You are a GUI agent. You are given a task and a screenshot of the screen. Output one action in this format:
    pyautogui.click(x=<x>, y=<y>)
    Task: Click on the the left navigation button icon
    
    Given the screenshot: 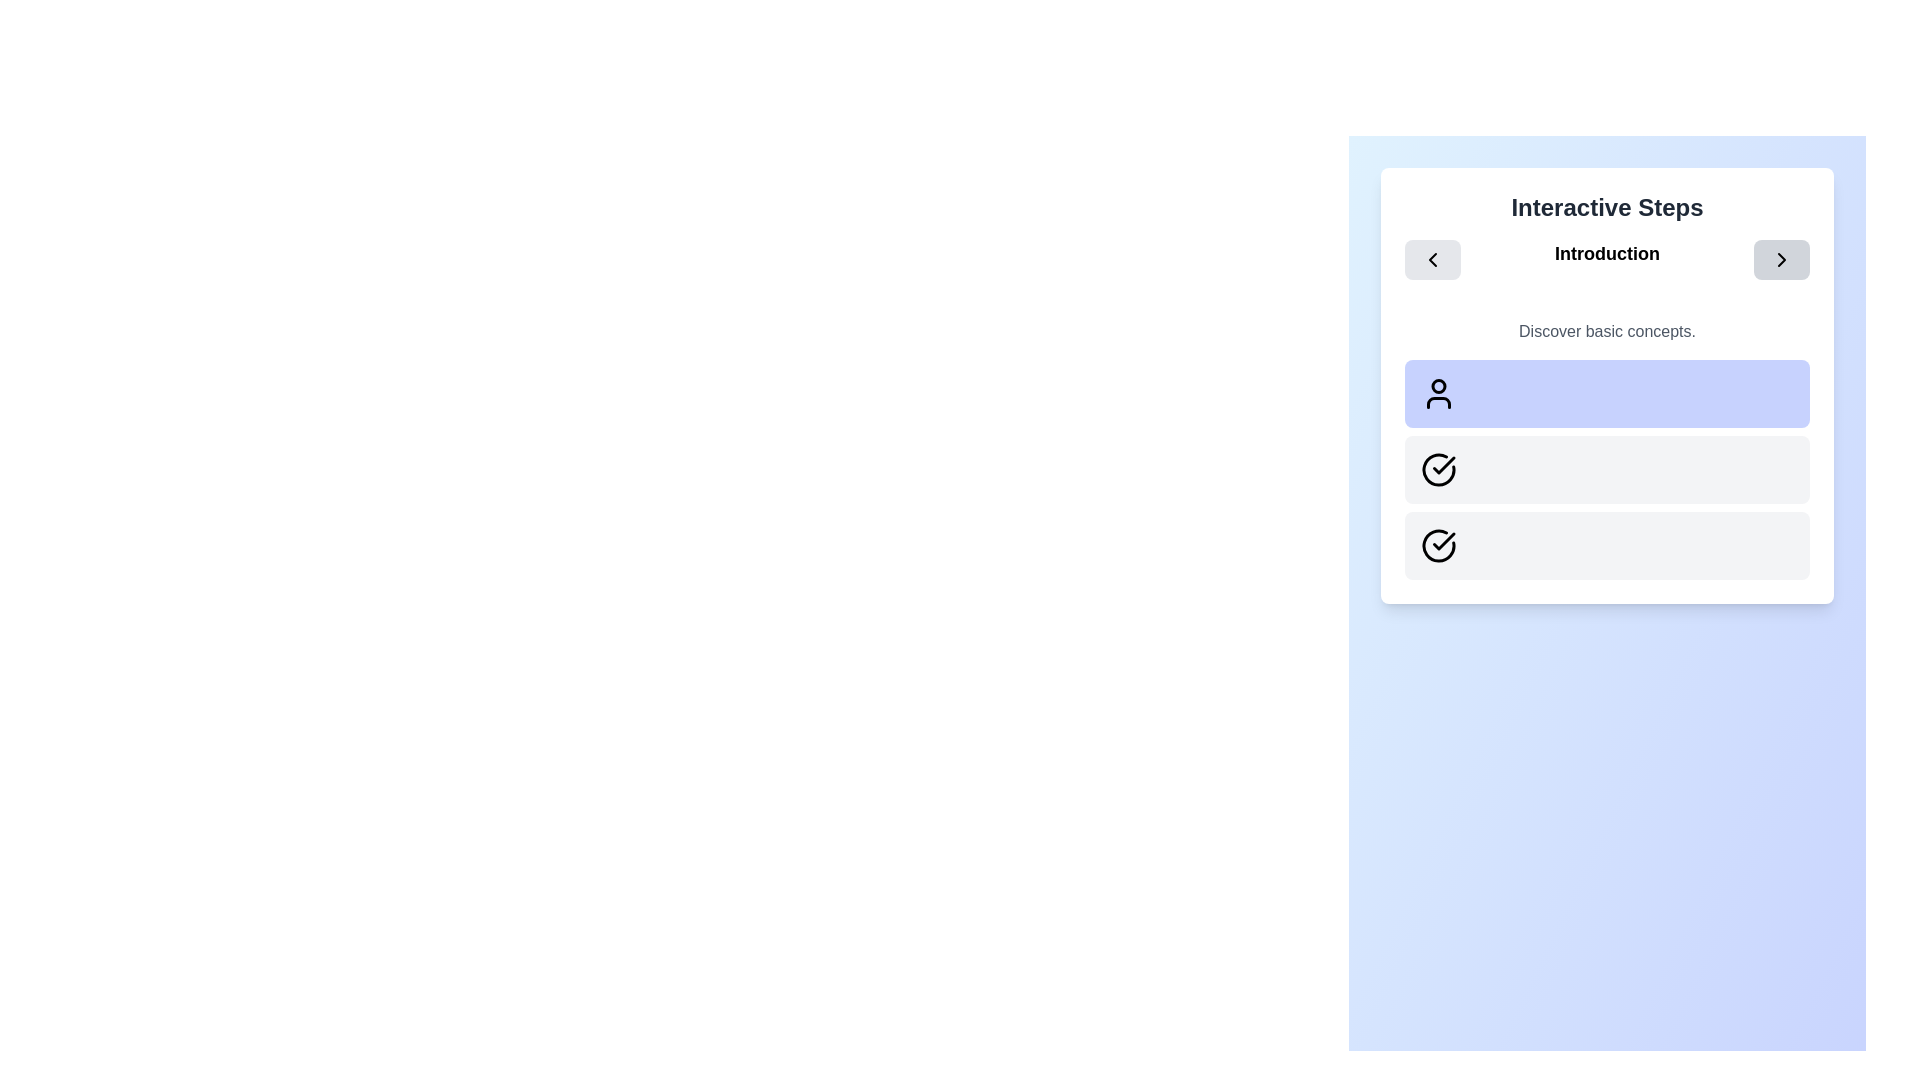 What is the action you would take?
    pyautogui.click(x=1432, y=258)
    